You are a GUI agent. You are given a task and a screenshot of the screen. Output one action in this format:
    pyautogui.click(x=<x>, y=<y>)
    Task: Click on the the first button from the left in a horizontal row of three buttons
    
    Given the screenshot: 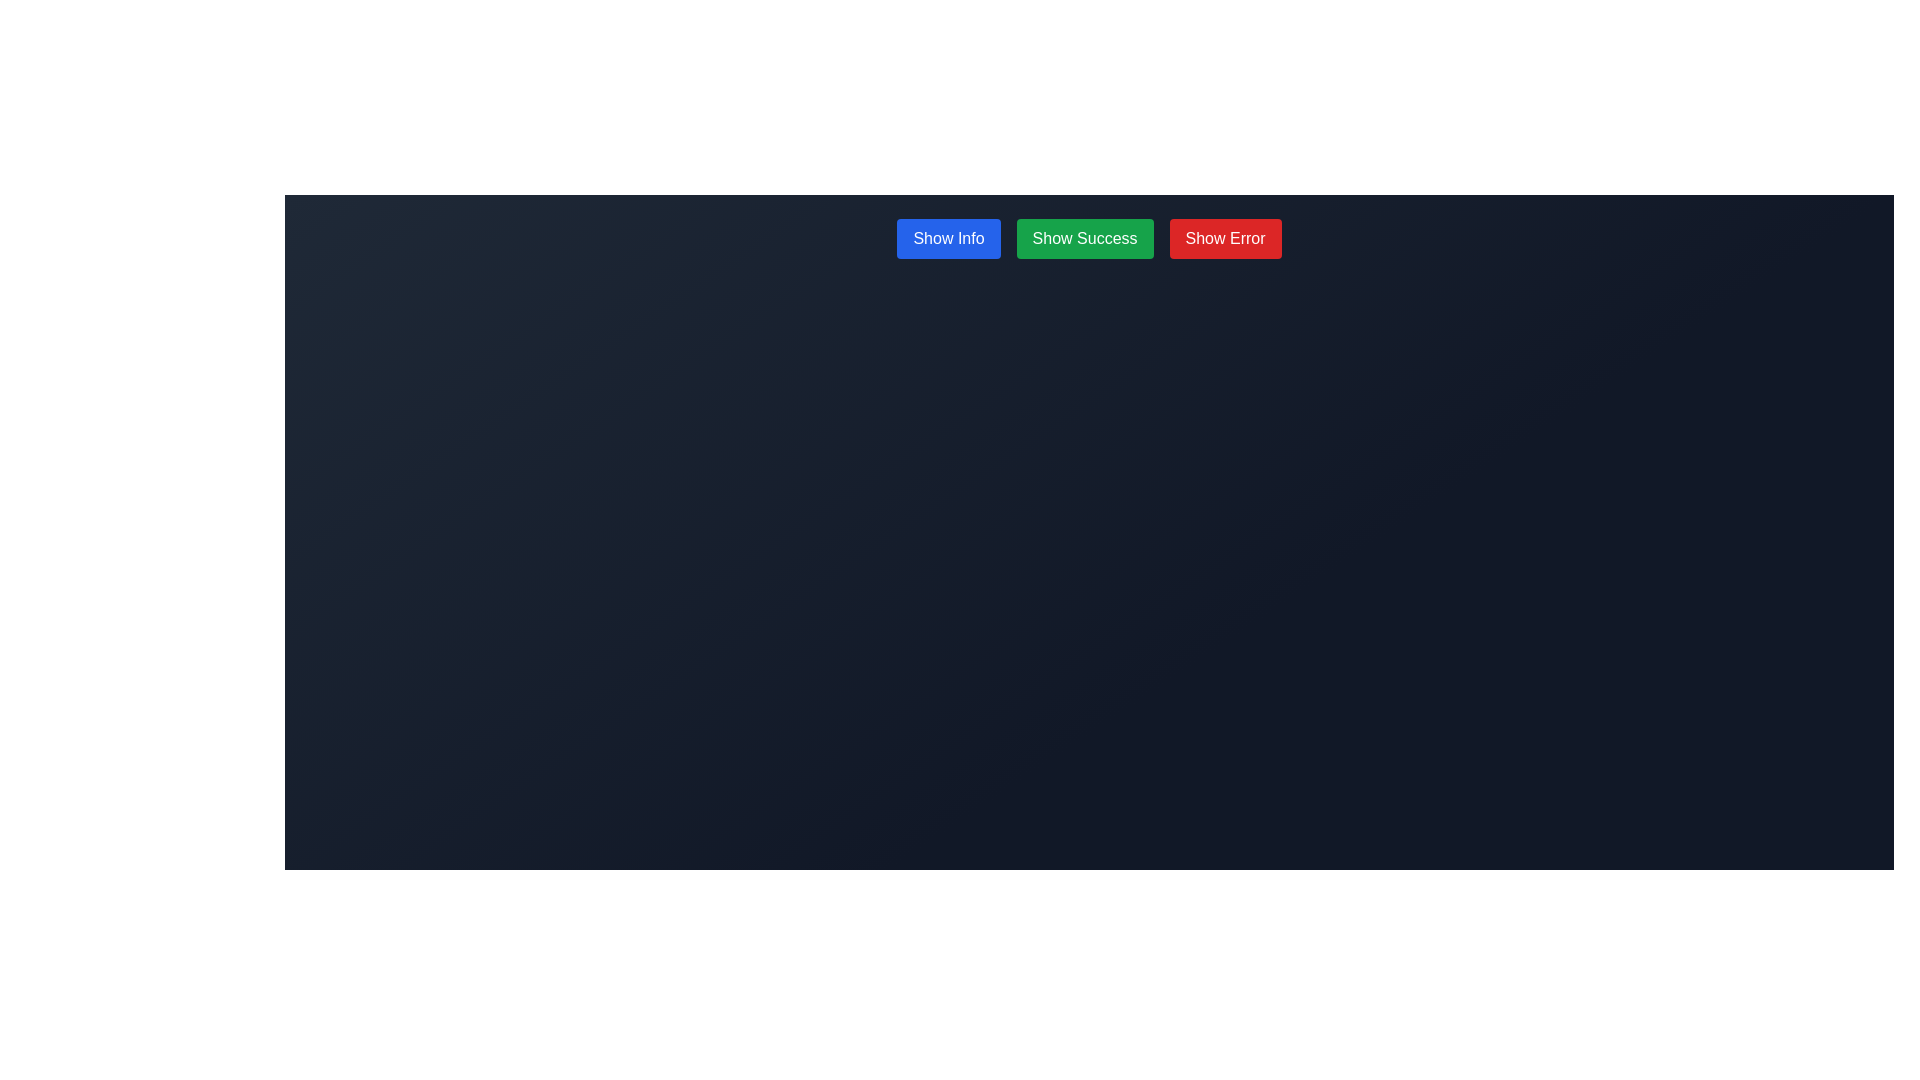 What is the action you would take?
    pyautogui.click(x=948, y=238)
    